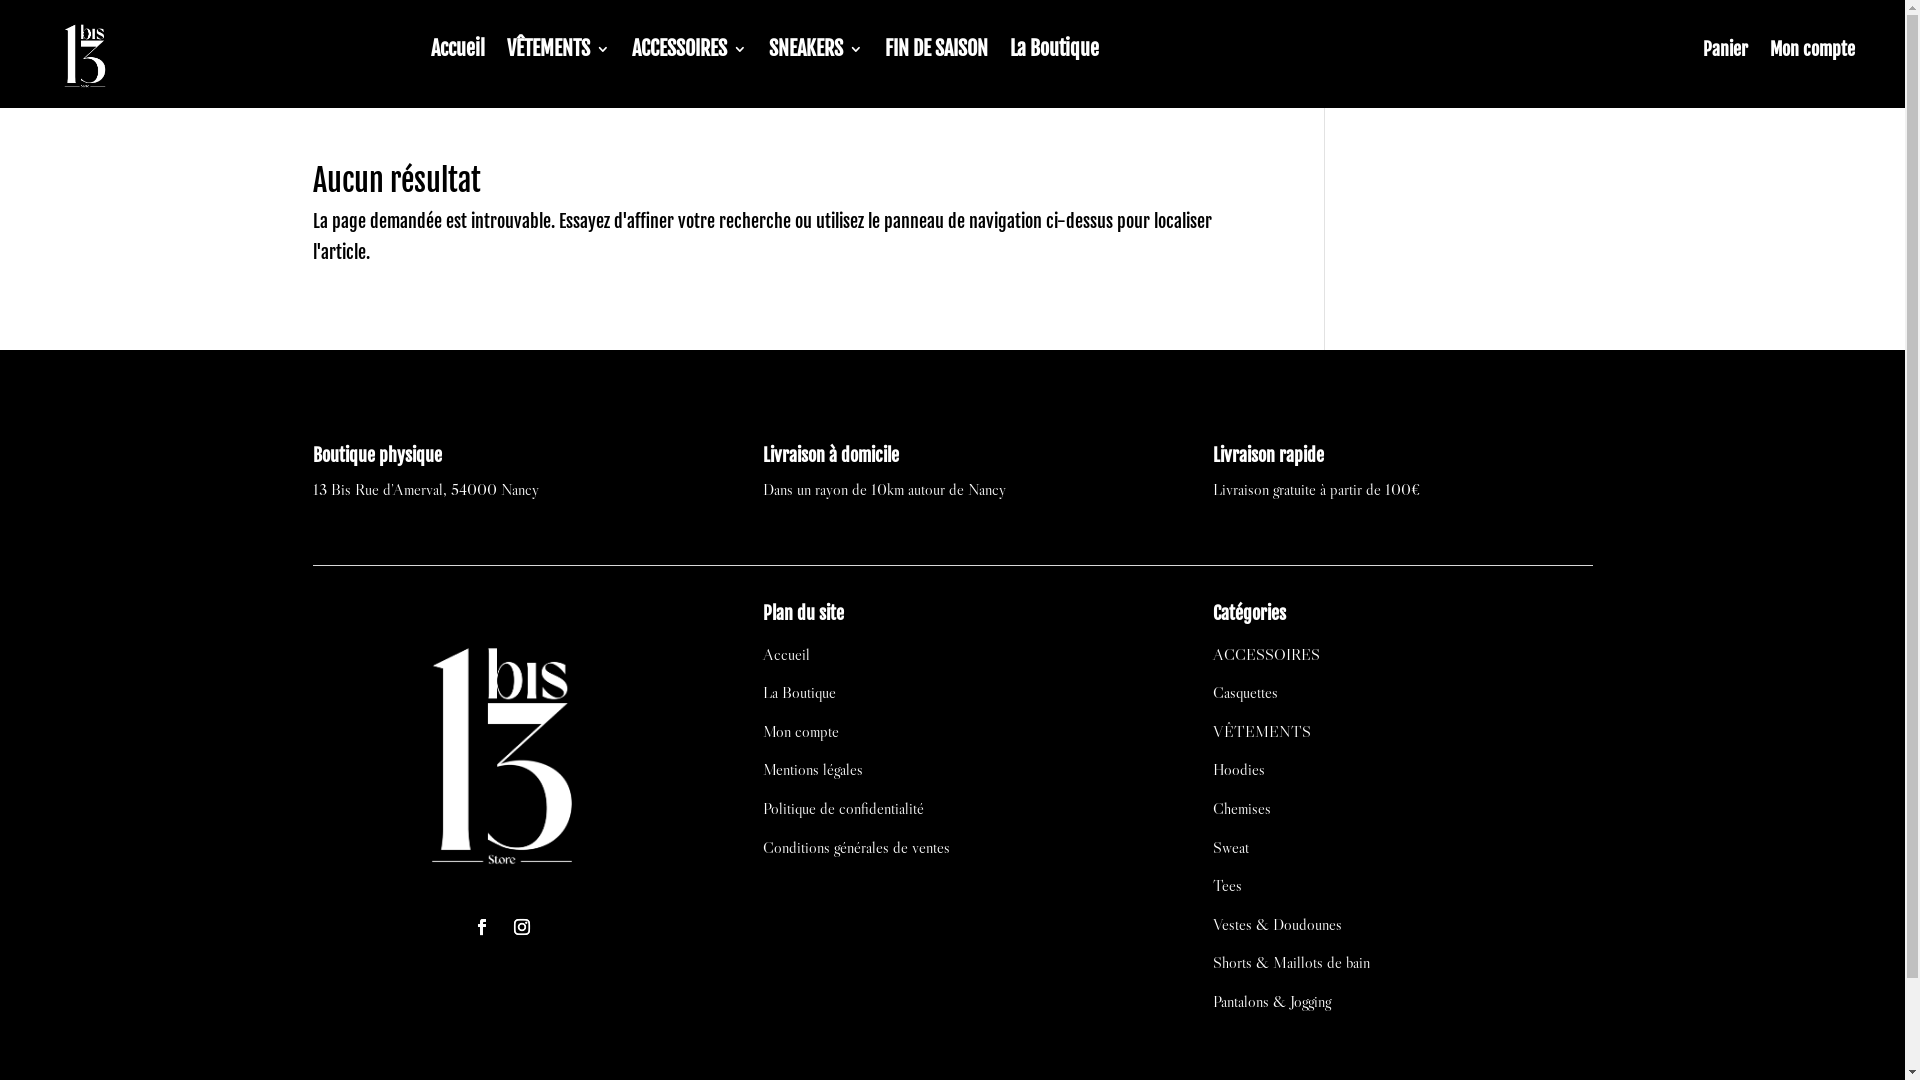  I want to click on 'Shorts & Maillots de bain', so click(1291, 960).